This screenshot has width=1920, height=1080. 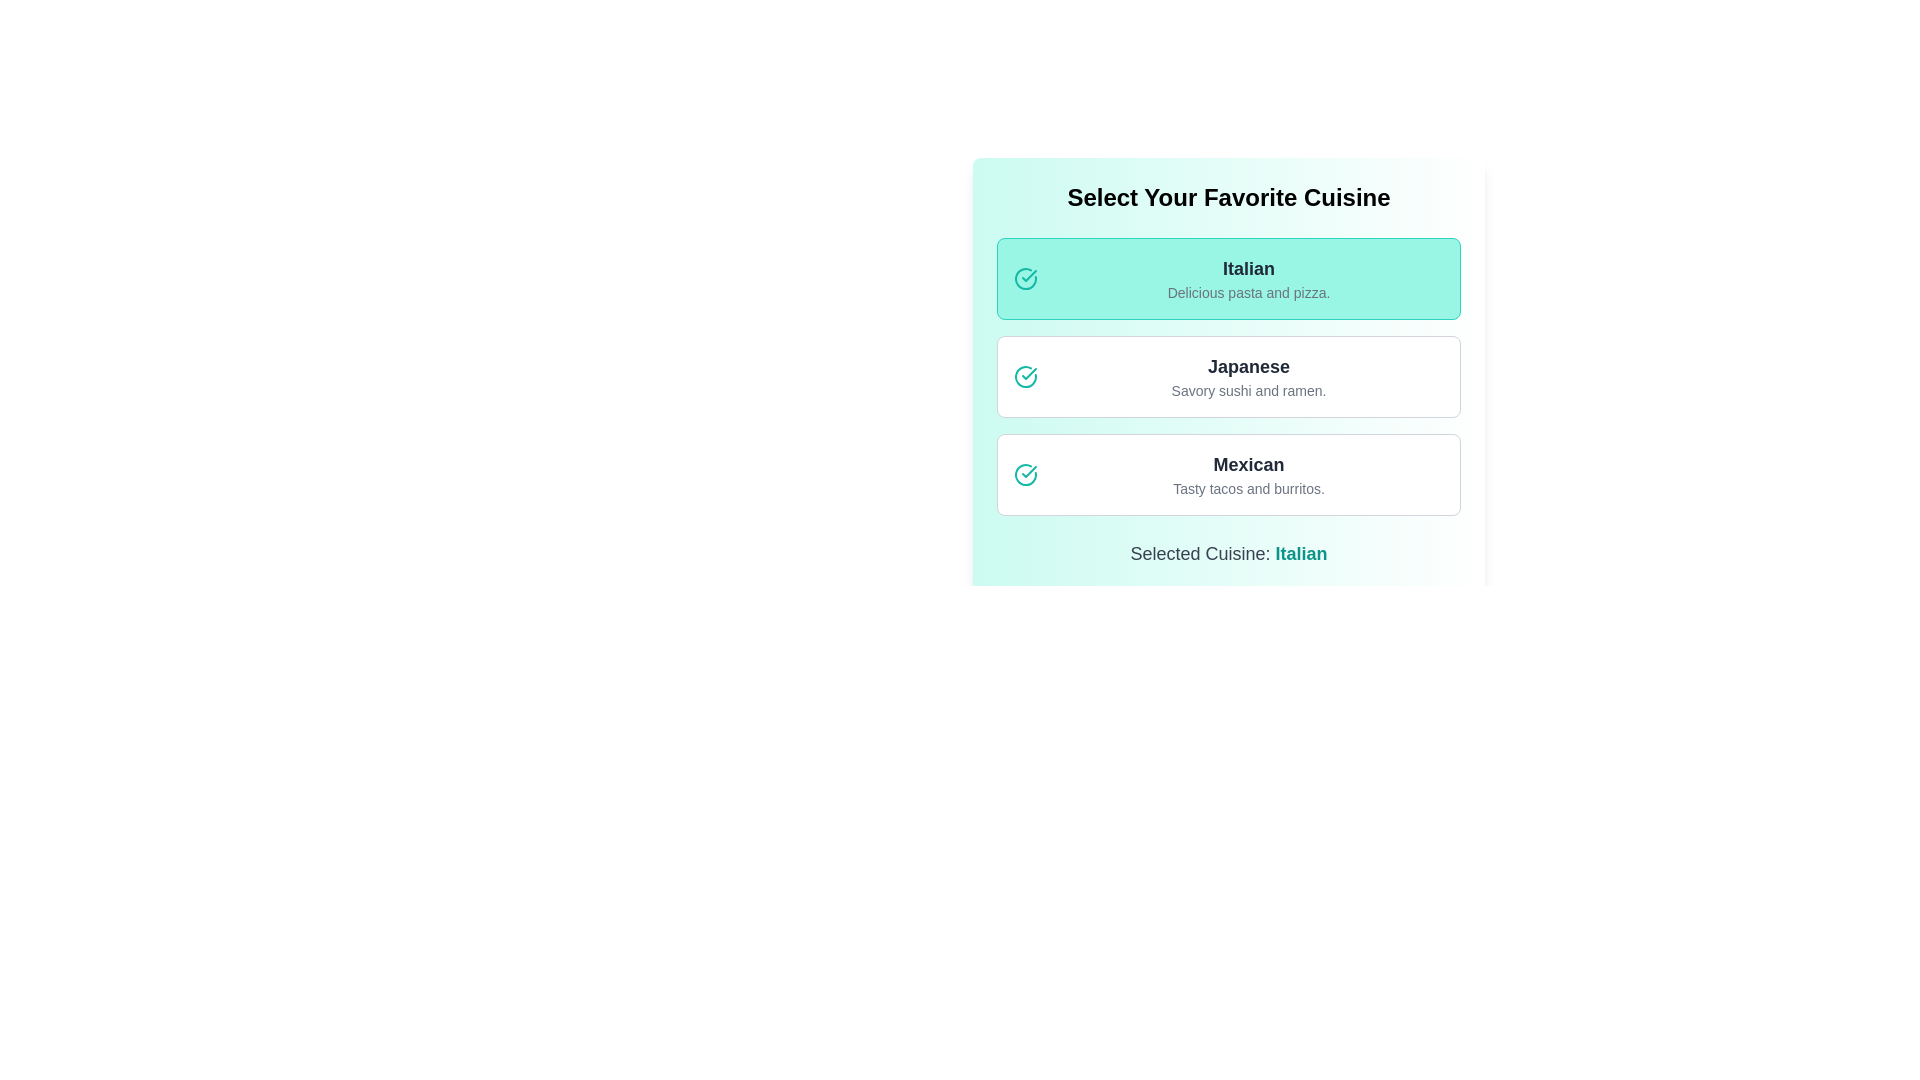 I want to click on the static Text label that displays the user's selected cuisine ('Italian'), located at the bottom of the vertical selection panel, so click(x=1227, y=554).